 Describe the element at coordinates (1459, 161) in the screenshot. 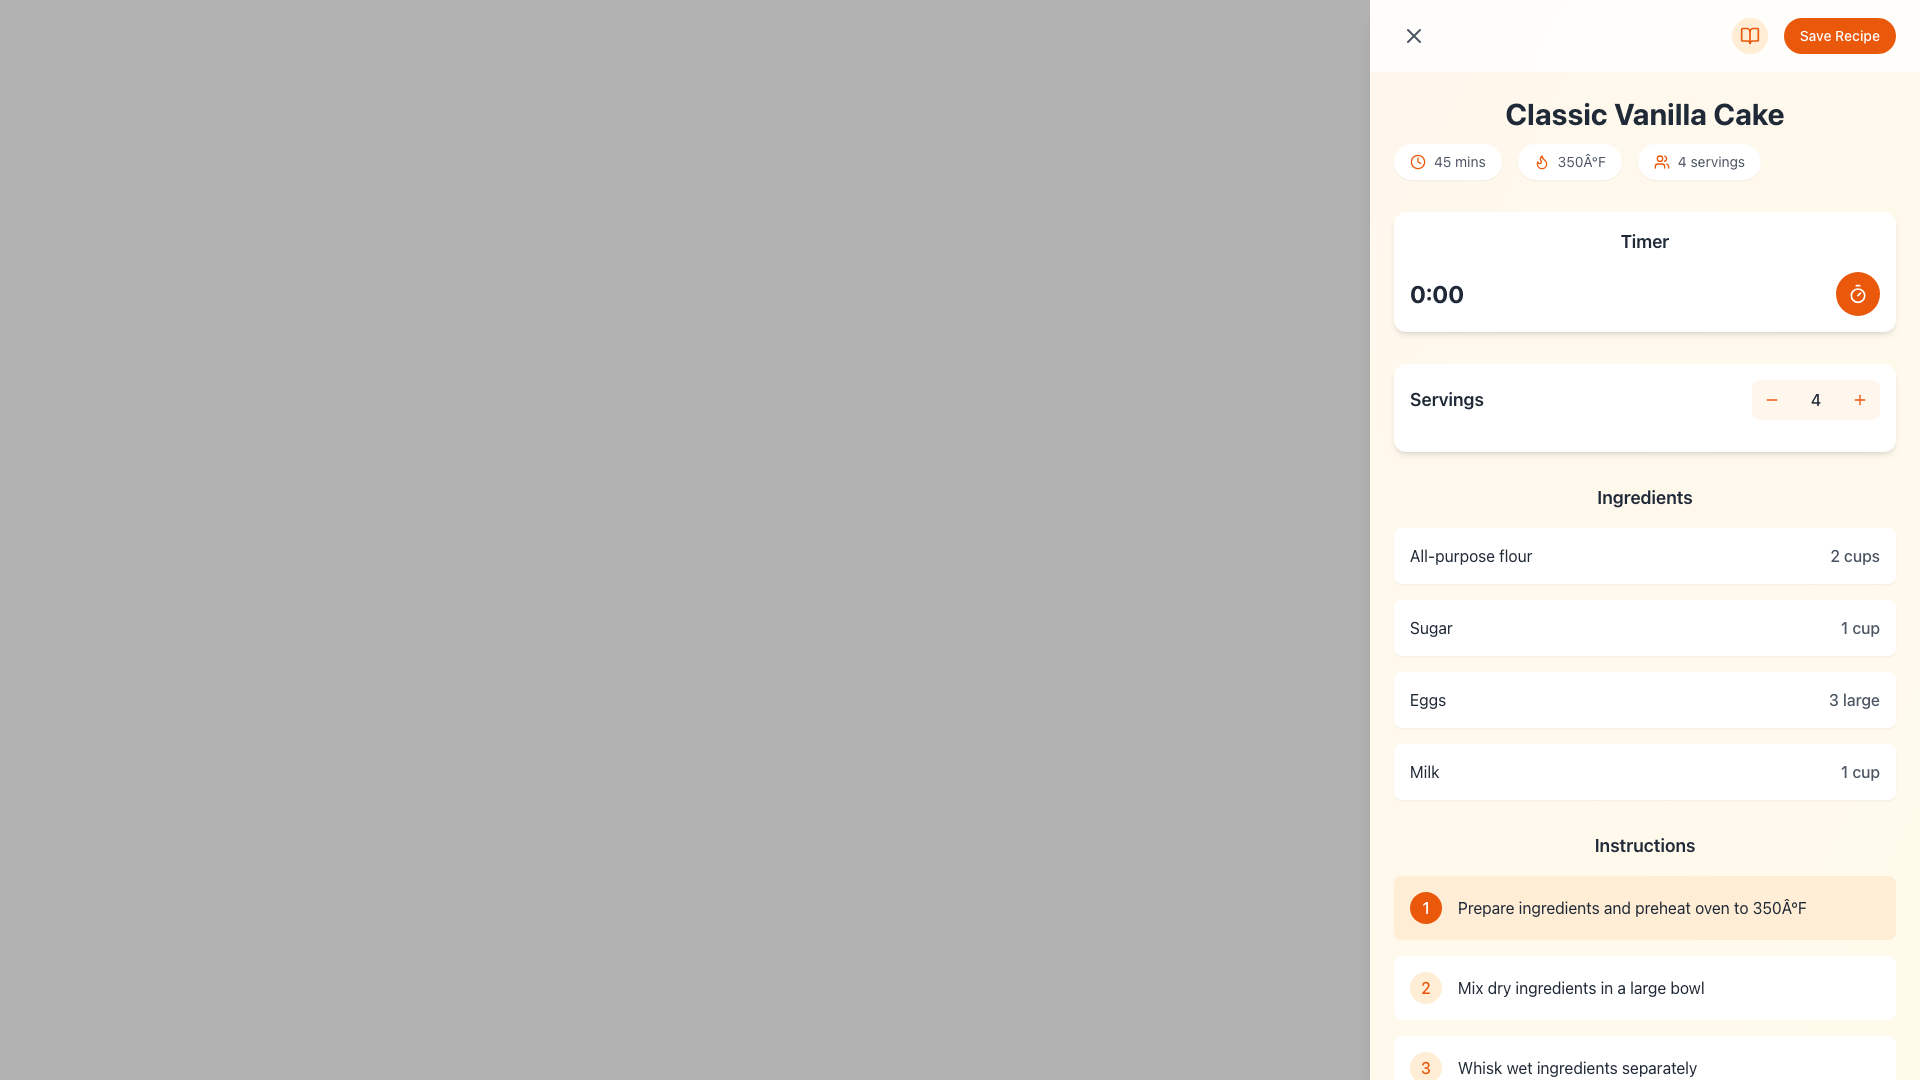

I see `displayed text of the text label showing '45 mins' in a light gray font, located next to the label 'Classic Vanilla Cake.'` at that location.